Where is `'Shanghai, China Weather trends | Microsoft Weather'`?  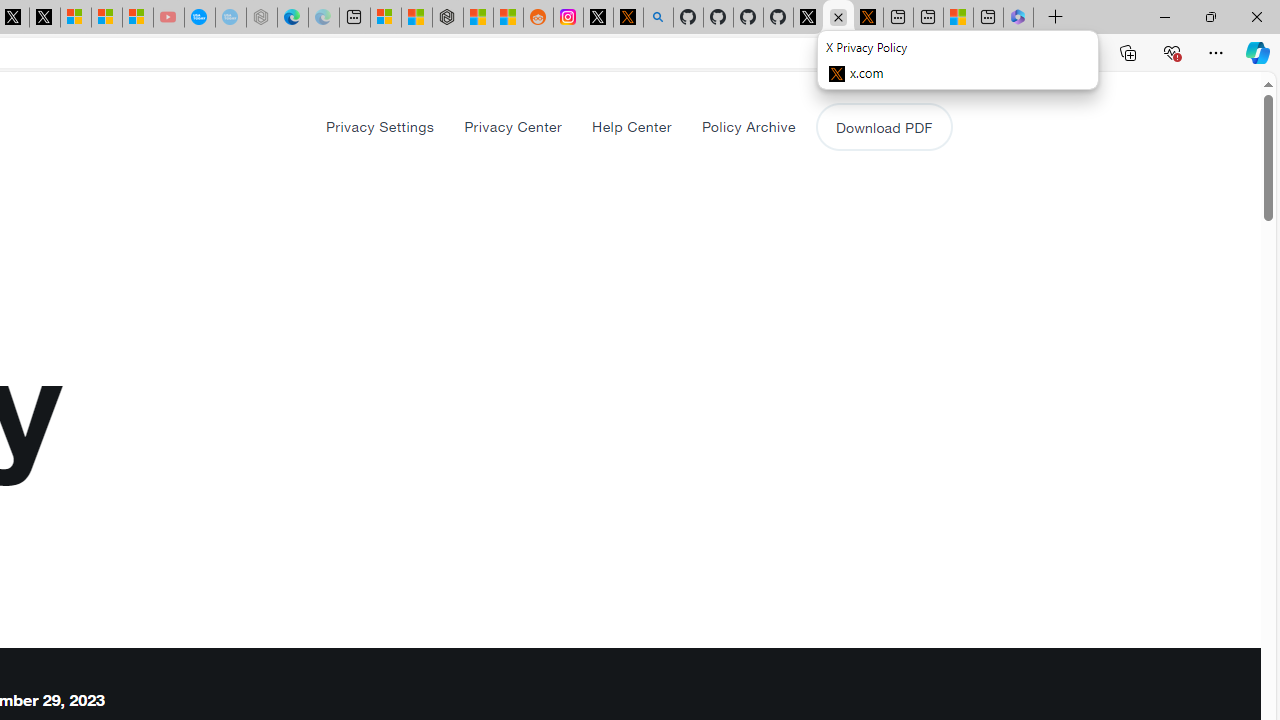
'Shanghai, China Weather trends | Microsoft Weather' is located at coordinates (508, 17).